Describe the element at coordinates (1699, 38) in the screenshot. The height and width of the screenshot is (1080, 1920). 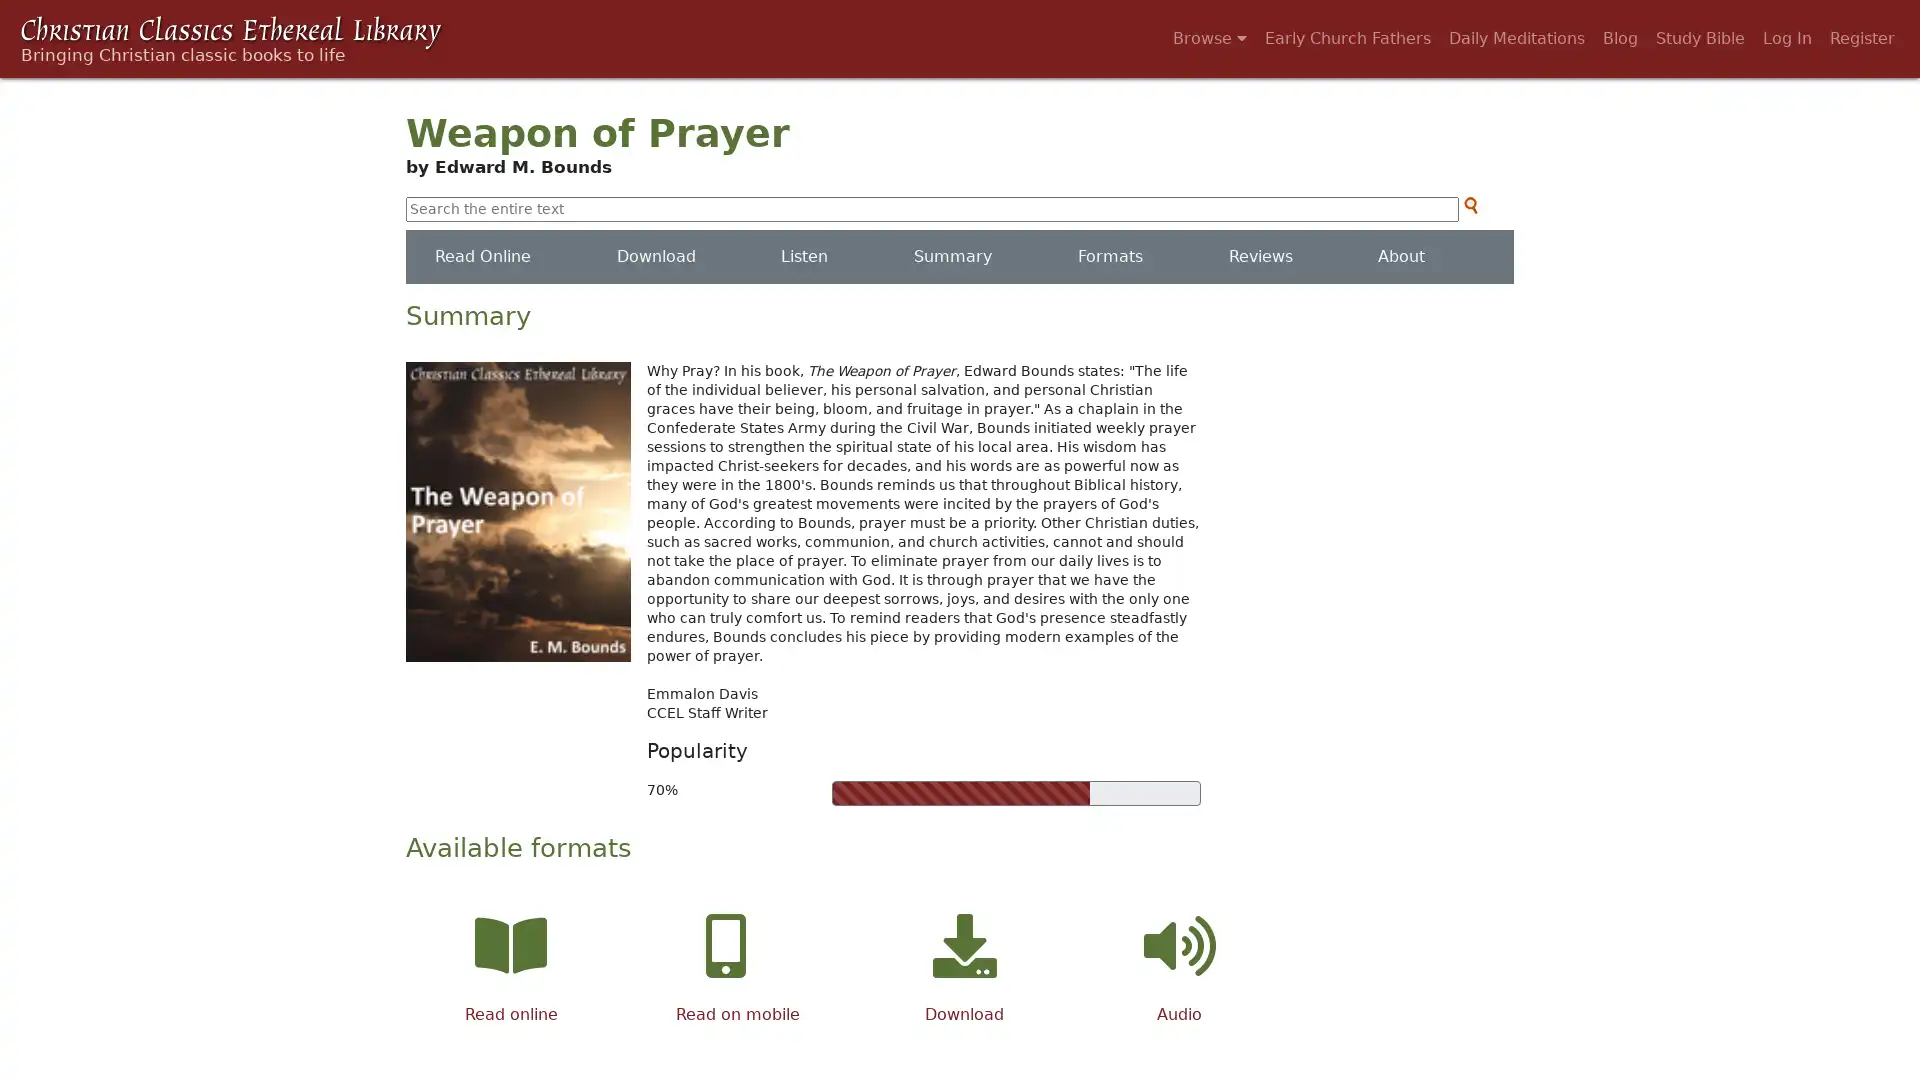
I see `Study Bible` at that location.